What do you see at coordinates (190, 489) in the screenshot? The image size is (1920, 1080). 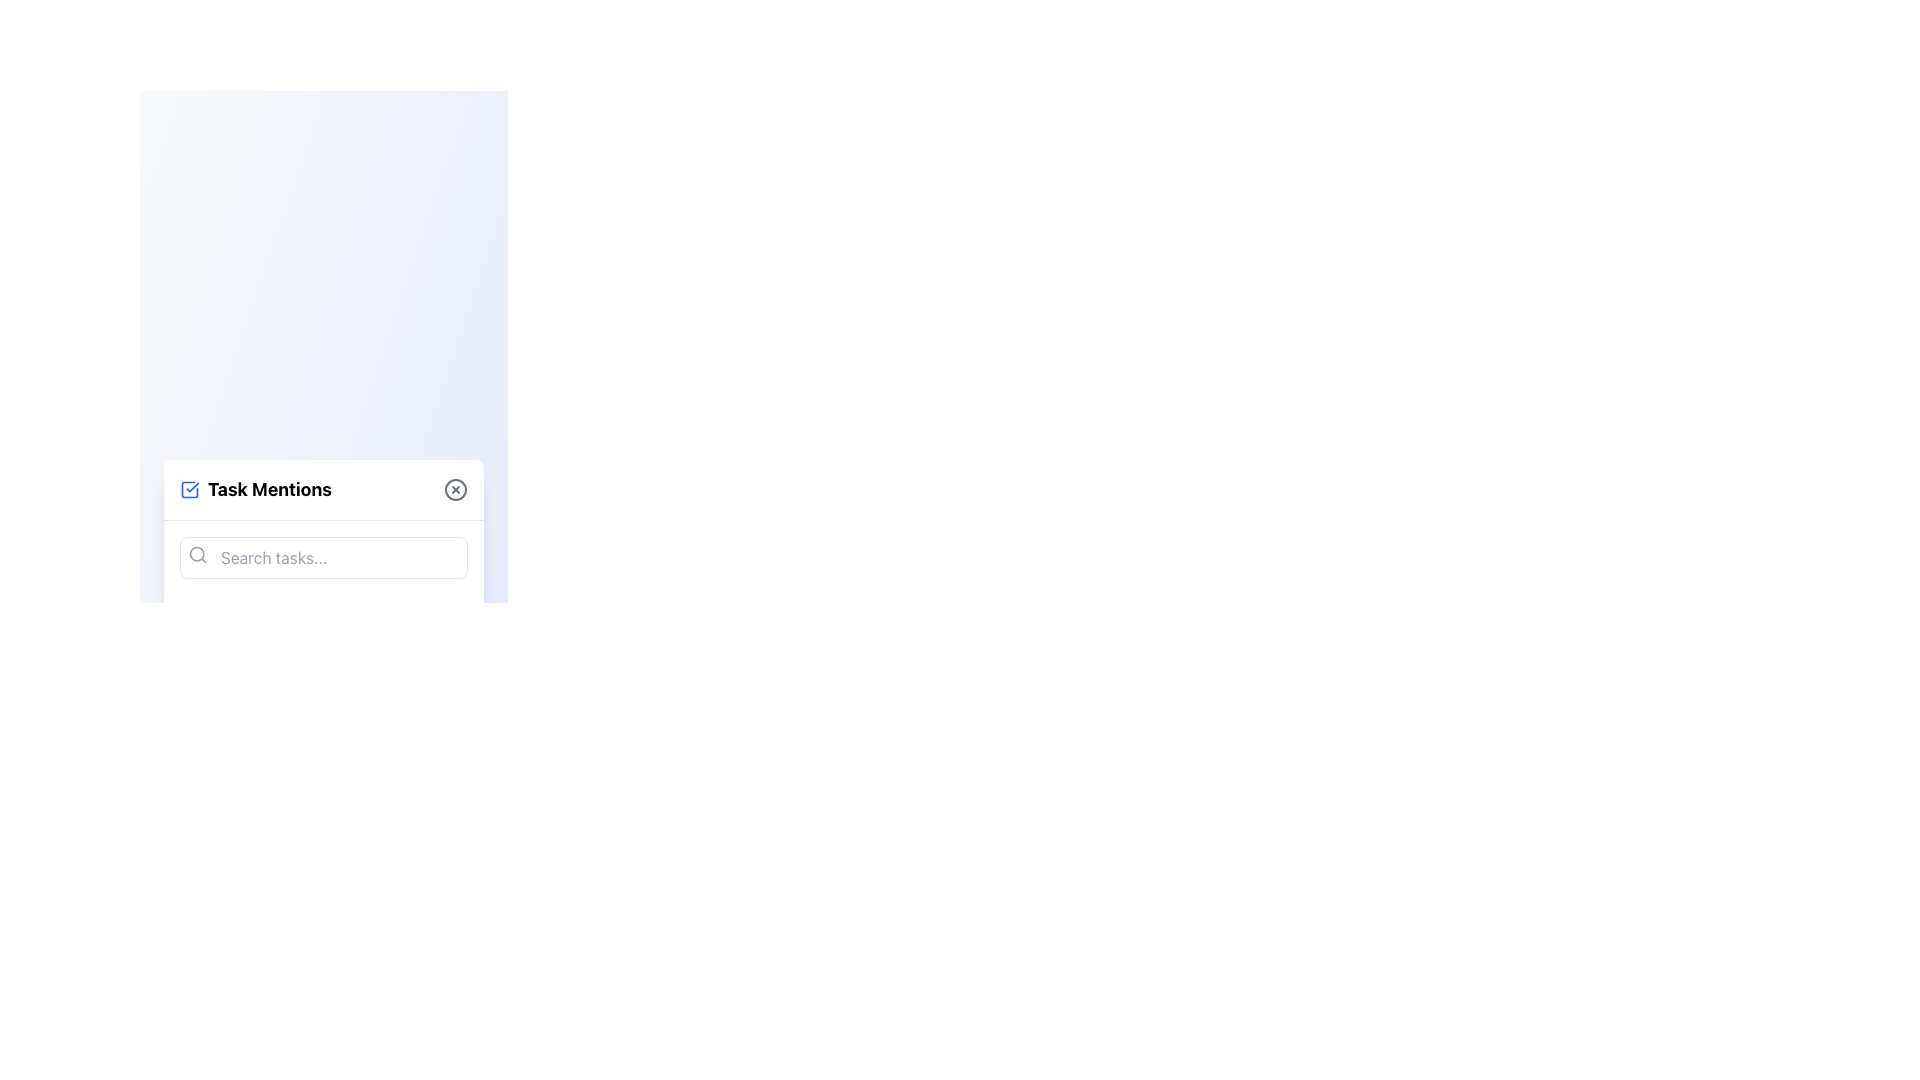 I see `the blue square icon with rounded edges containing a check mark symbol, which is located to the left of the 'Task Mentions' text in the header area` at bounding box center [190, 489].